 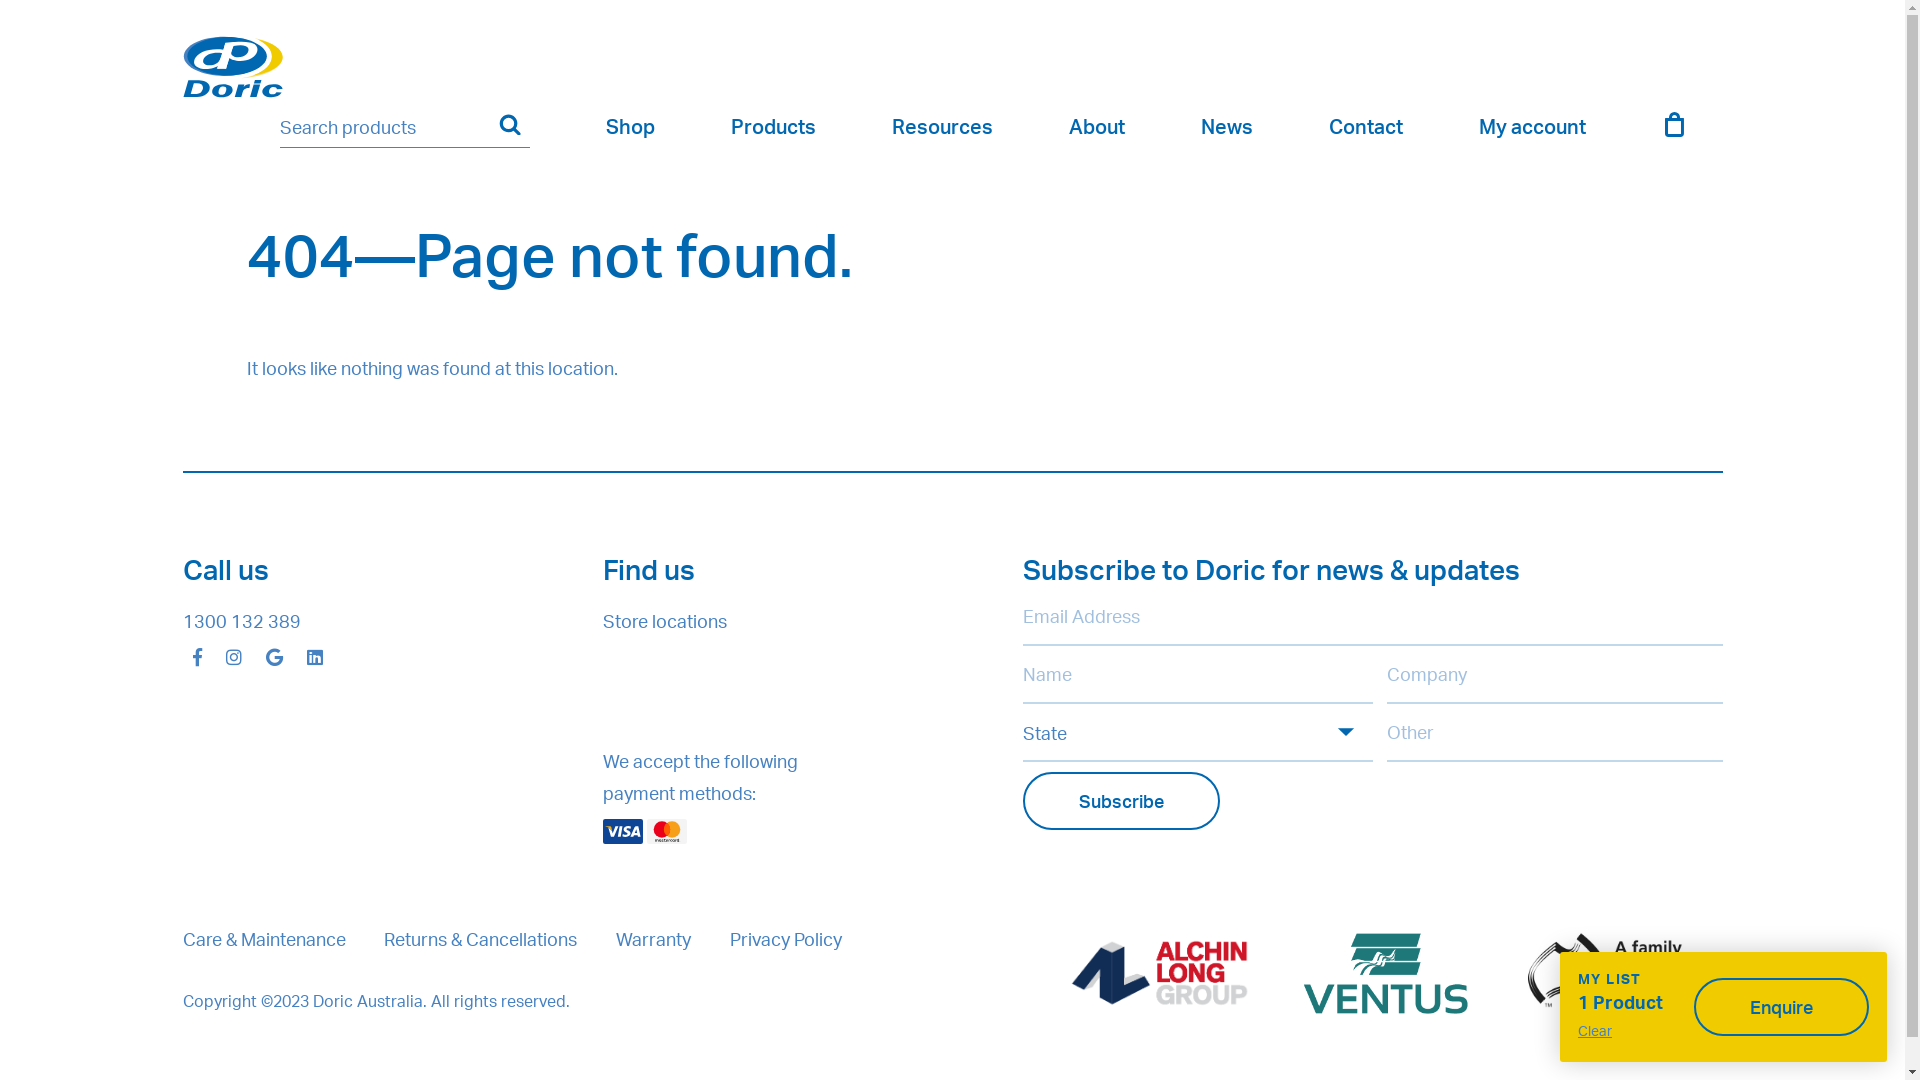 What do you see at coordinates (240, 620) in the screenshot?
I see `'1300 132 389'` at bounding box center [240, 620].